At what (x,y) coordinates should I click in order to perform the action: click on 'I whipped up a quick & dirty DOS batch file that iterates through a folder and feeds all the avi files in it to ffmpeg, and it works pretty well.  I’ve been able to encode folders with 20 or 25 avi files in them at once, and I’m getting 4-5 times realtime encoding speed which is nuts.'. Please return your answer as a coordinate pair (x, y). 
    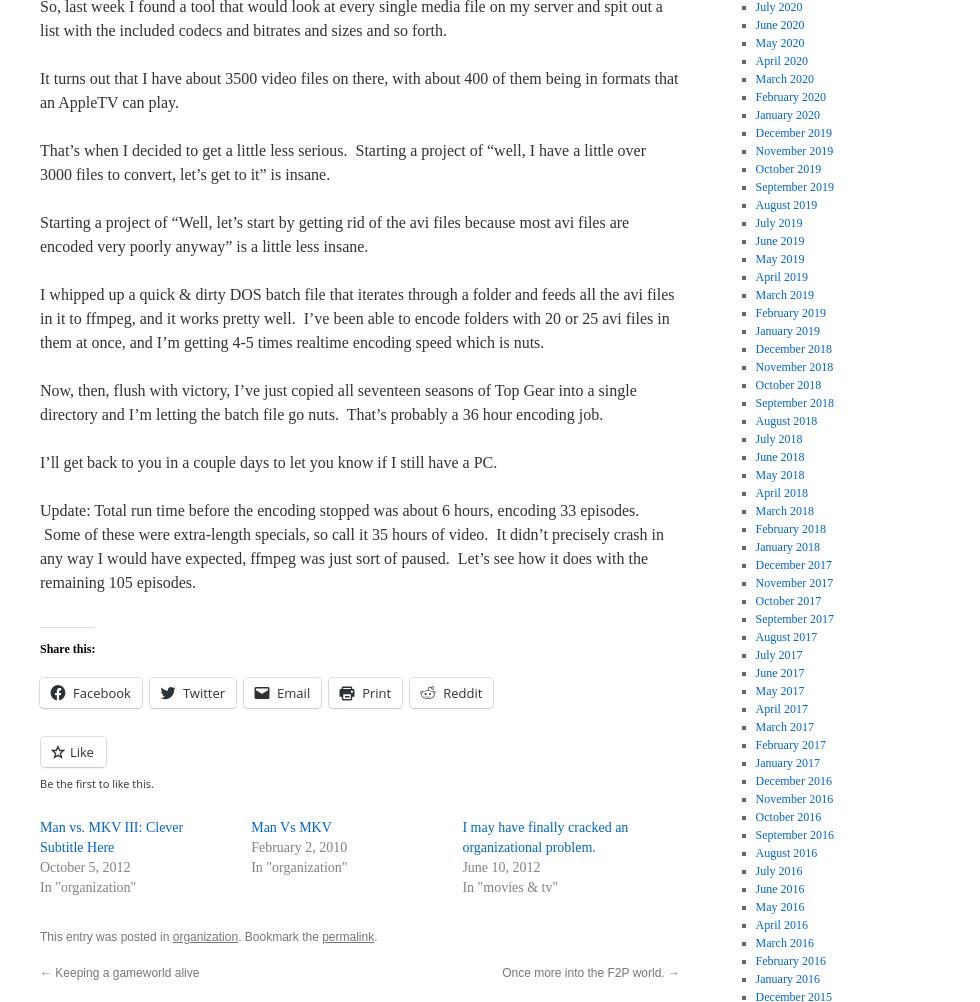
    Looking at the image, I should click on (357, 317).